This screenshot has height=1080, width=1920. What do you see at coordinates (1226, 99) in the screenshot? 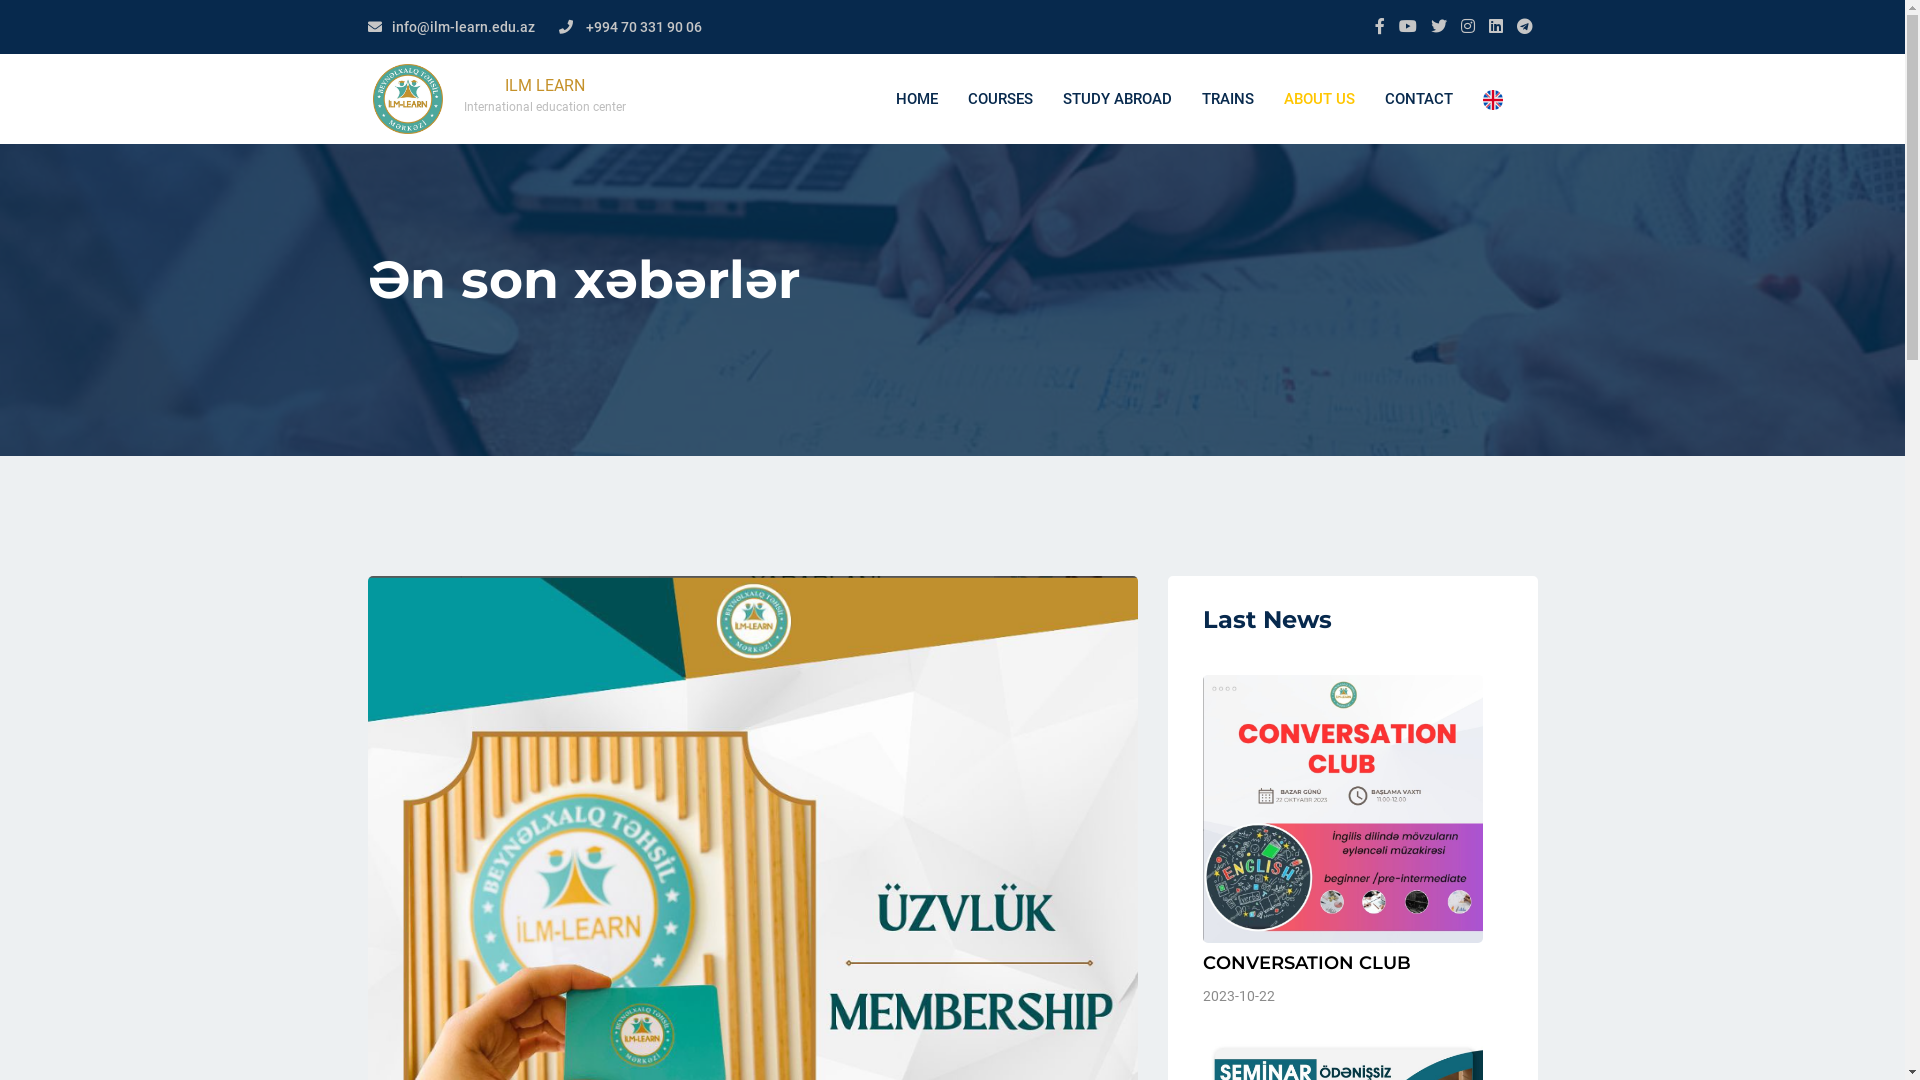
I see `'TRAINS'` at bounding box center [1226, 99].